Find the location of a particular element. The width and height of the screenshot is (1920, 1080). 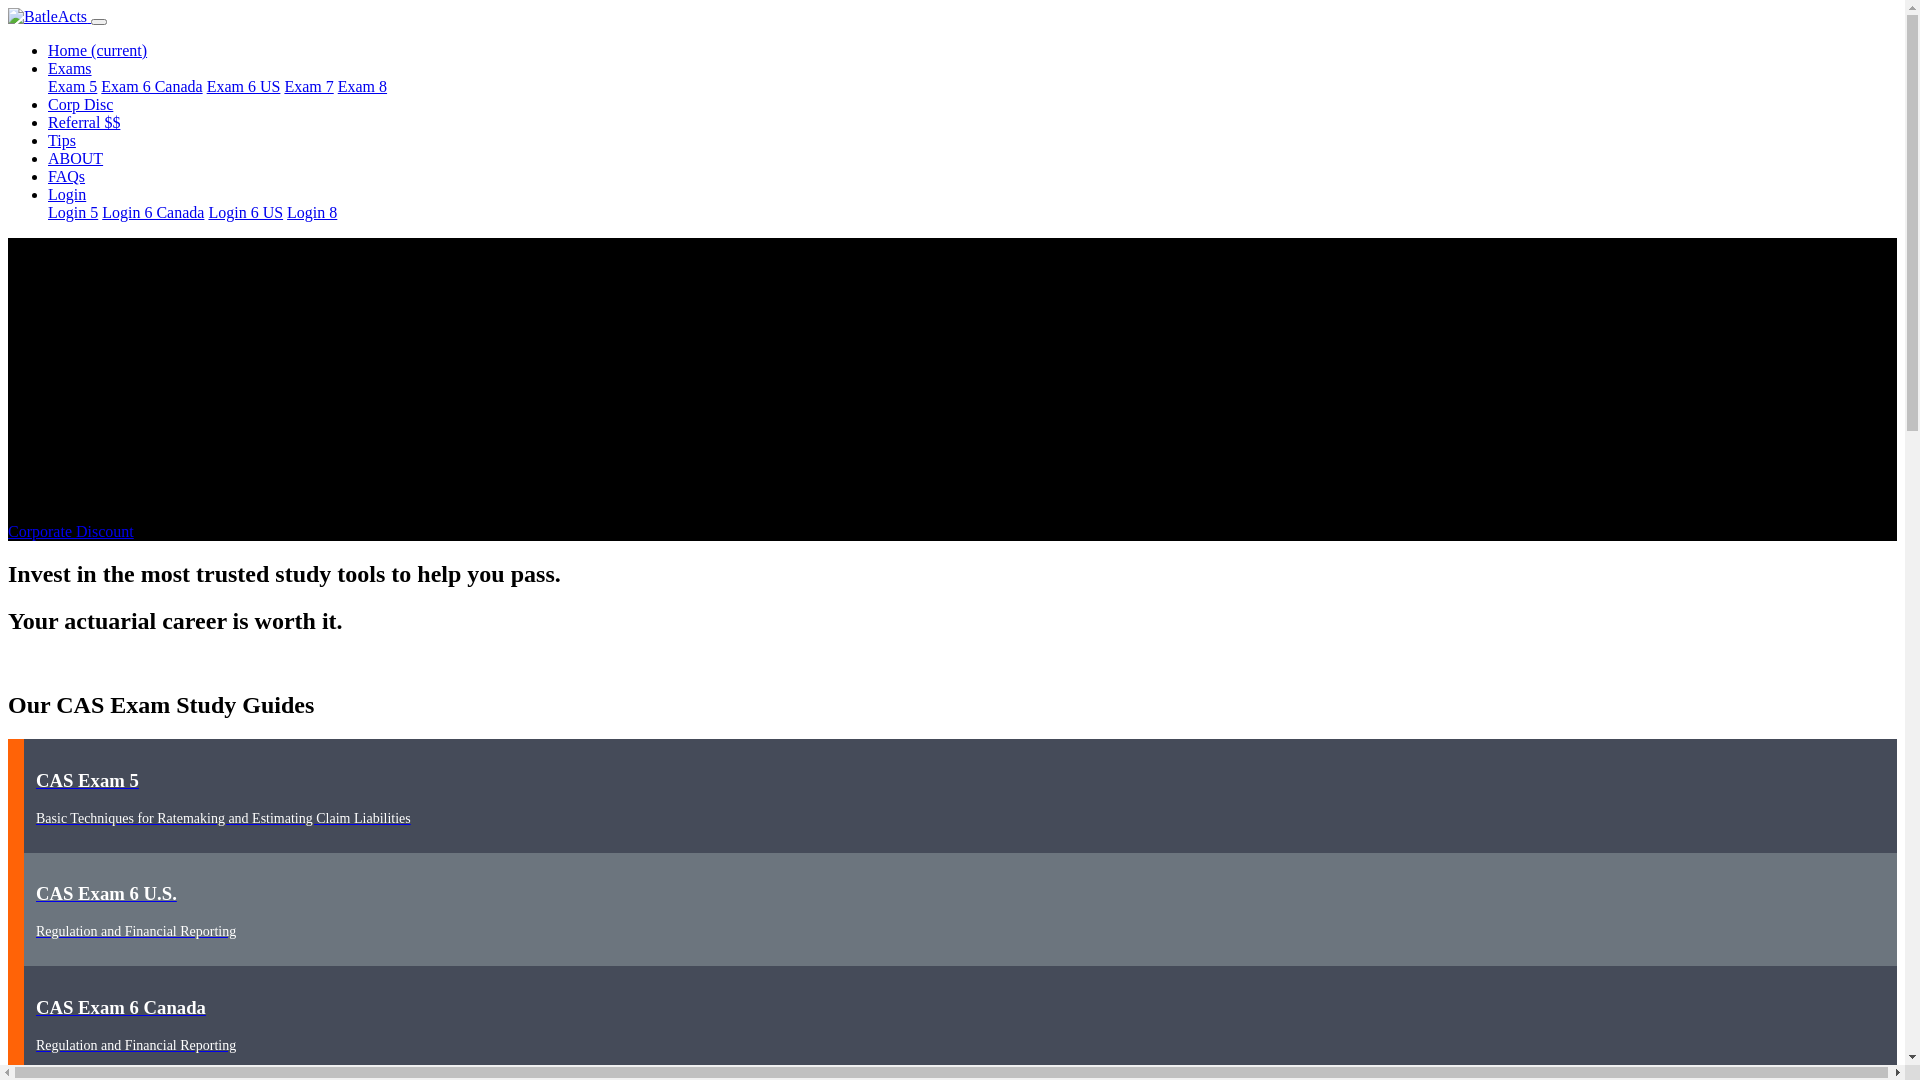

'FAQs' is located at coordinates (48, 175).